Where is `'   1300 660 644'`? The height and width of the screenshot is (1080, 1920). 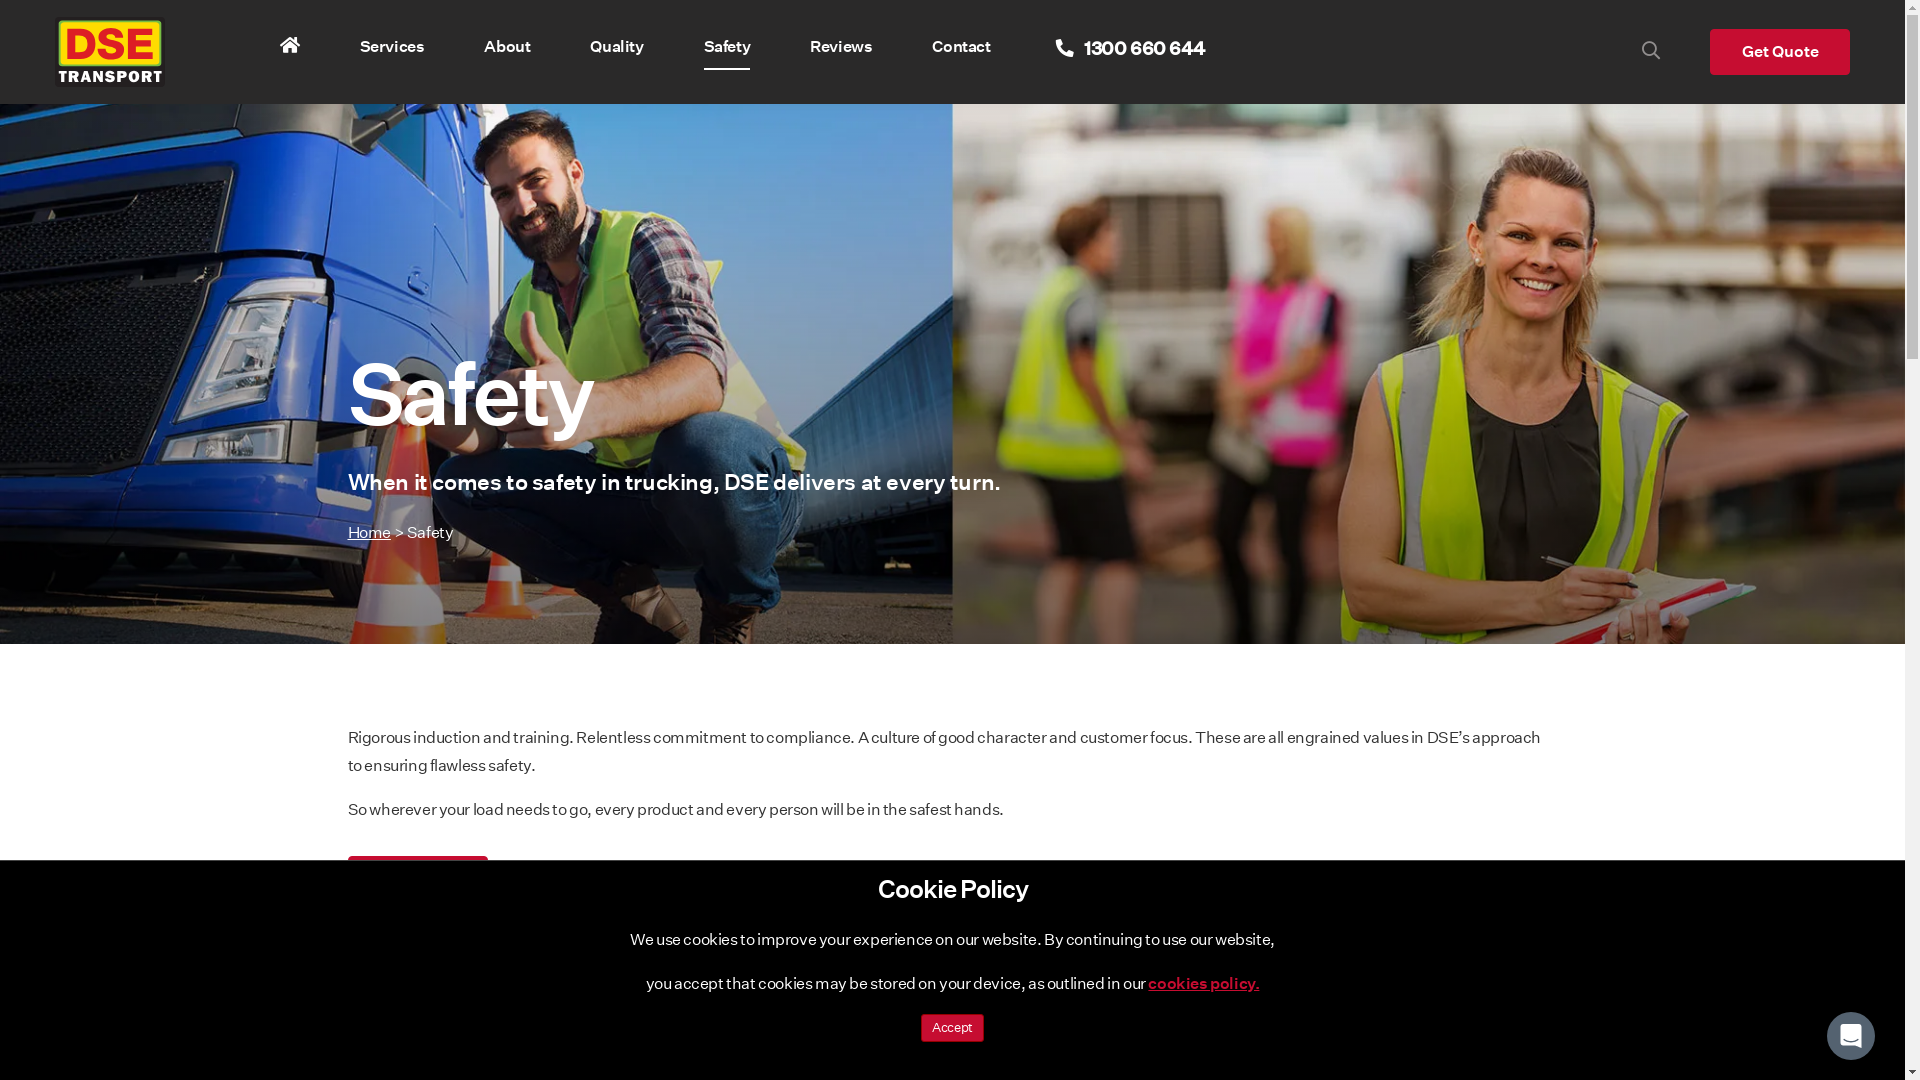 '   1300 660 644' is located at coordinates (1128, 48).